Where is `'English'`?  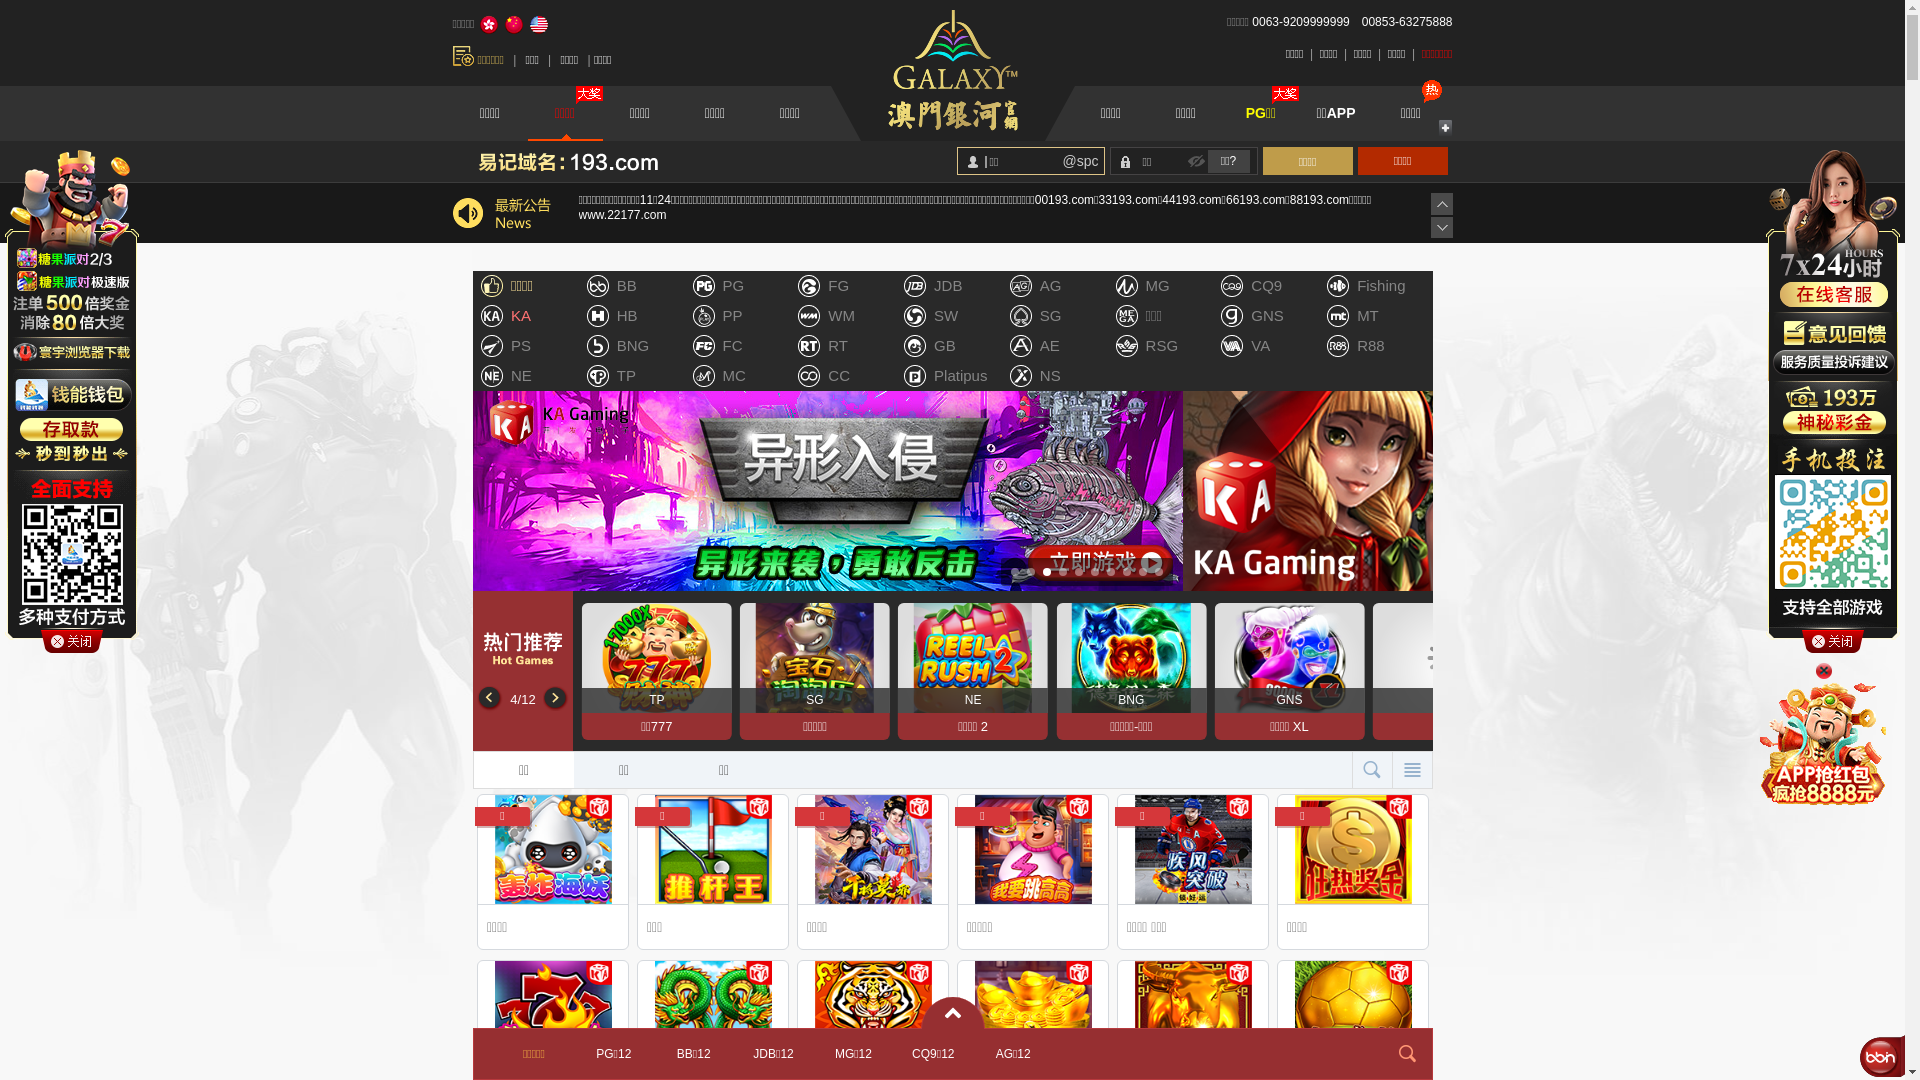 'English' is located at coordinates (538, 24).